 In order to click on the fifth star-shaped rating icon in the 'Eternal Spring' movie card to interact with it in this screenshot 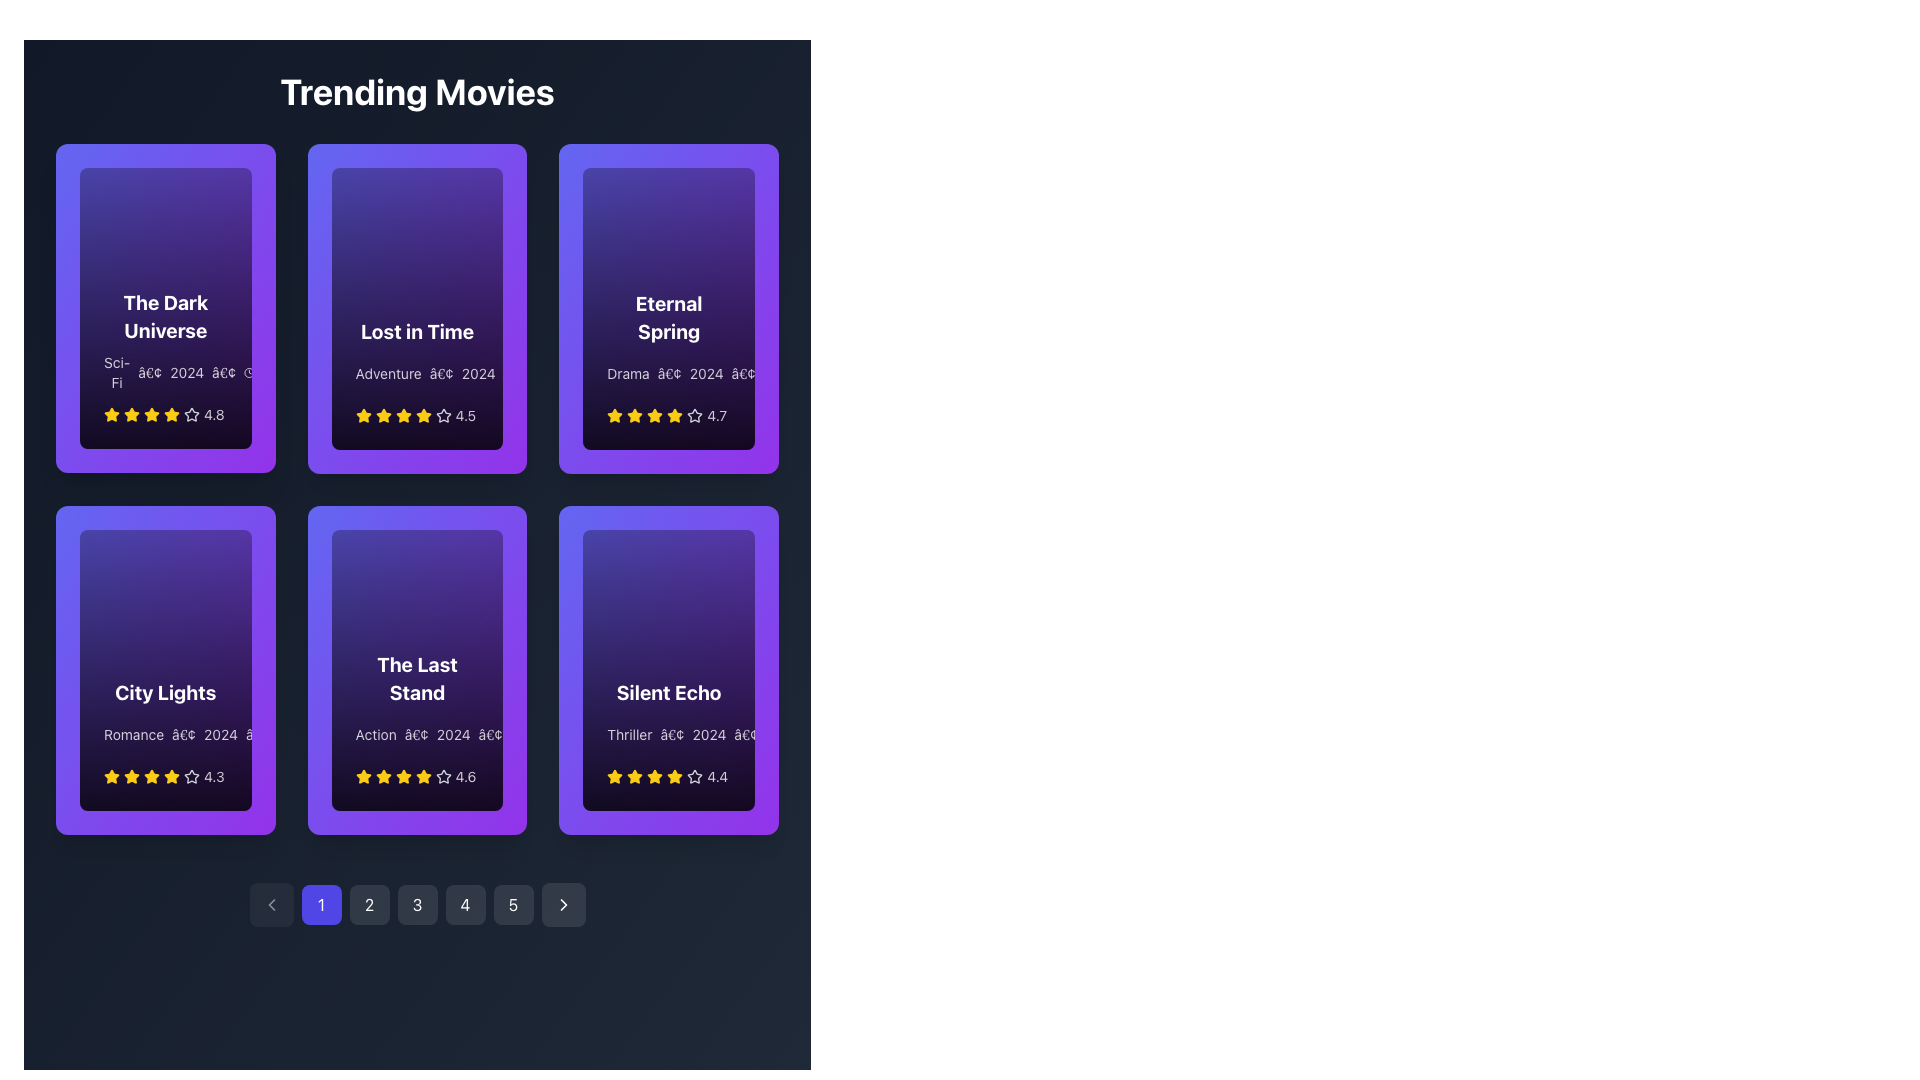, I will do `click(695, 414)`.